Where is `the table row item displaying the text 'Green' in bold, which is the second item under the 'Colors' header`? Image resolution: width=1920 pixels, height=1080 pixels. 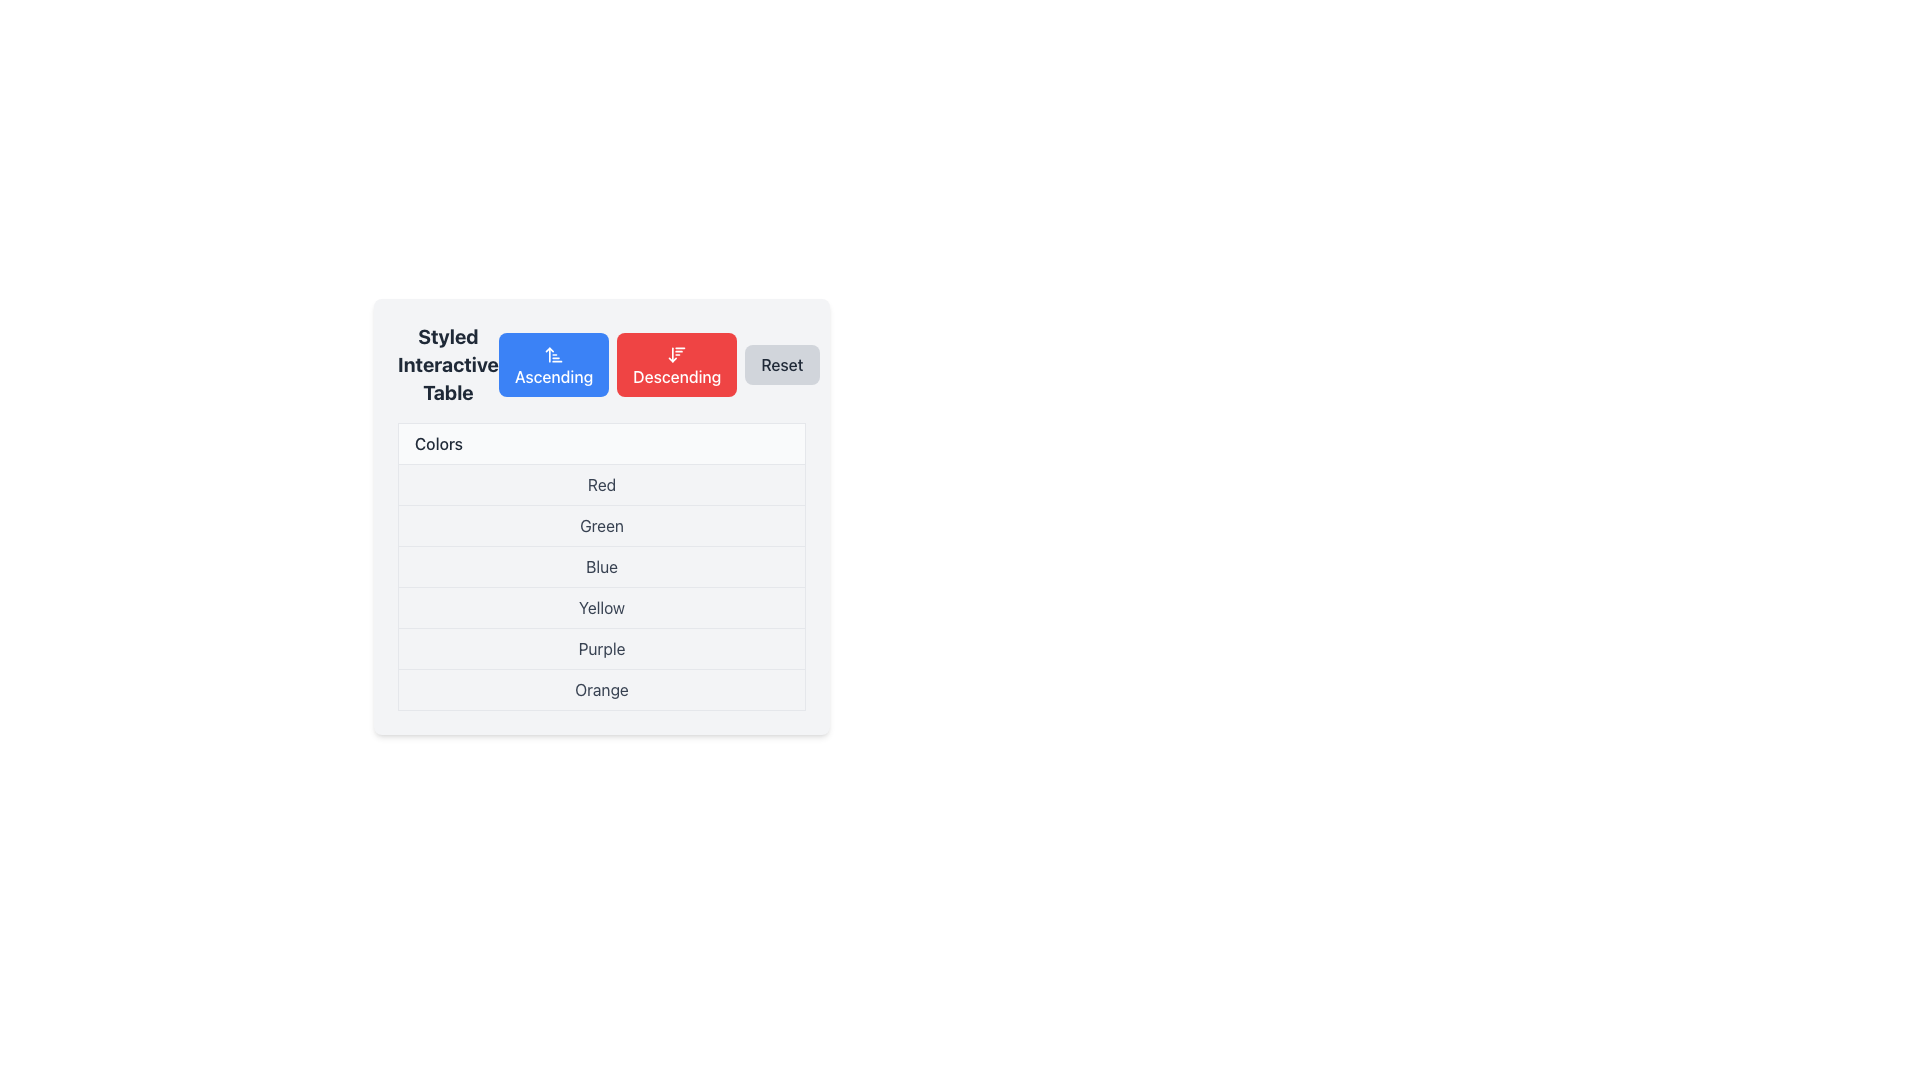 the table row item displaying the text 'Green' in bold, which is the second item under the 'Colors' header is located at coordinates (600, 515).